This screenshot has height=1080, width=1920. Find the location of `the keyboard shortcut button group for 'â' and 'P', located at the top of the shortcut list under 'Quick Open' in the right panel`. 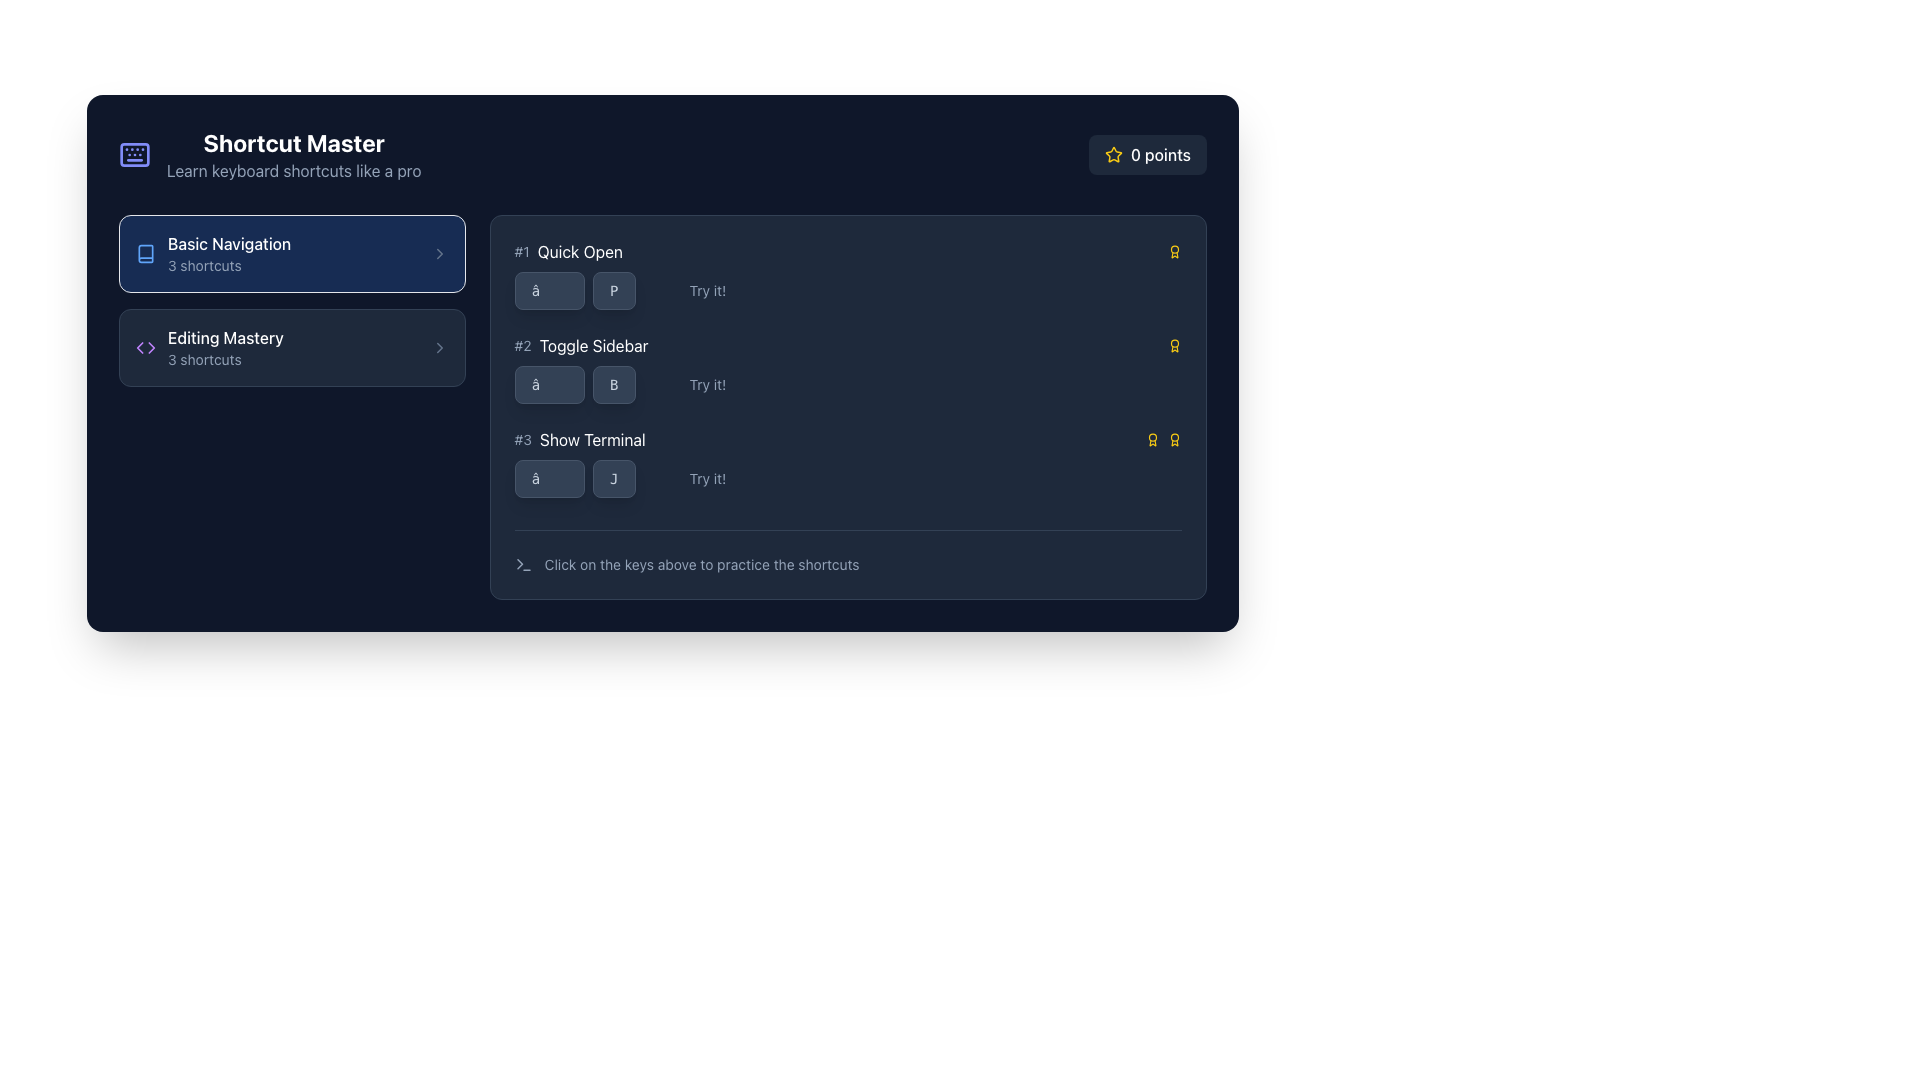

the keyboard shortcut button group for 'â' and 'P', located at the top of the shortcut list under 'Quick Open' in the right panel is located at coordinates (574, 290).